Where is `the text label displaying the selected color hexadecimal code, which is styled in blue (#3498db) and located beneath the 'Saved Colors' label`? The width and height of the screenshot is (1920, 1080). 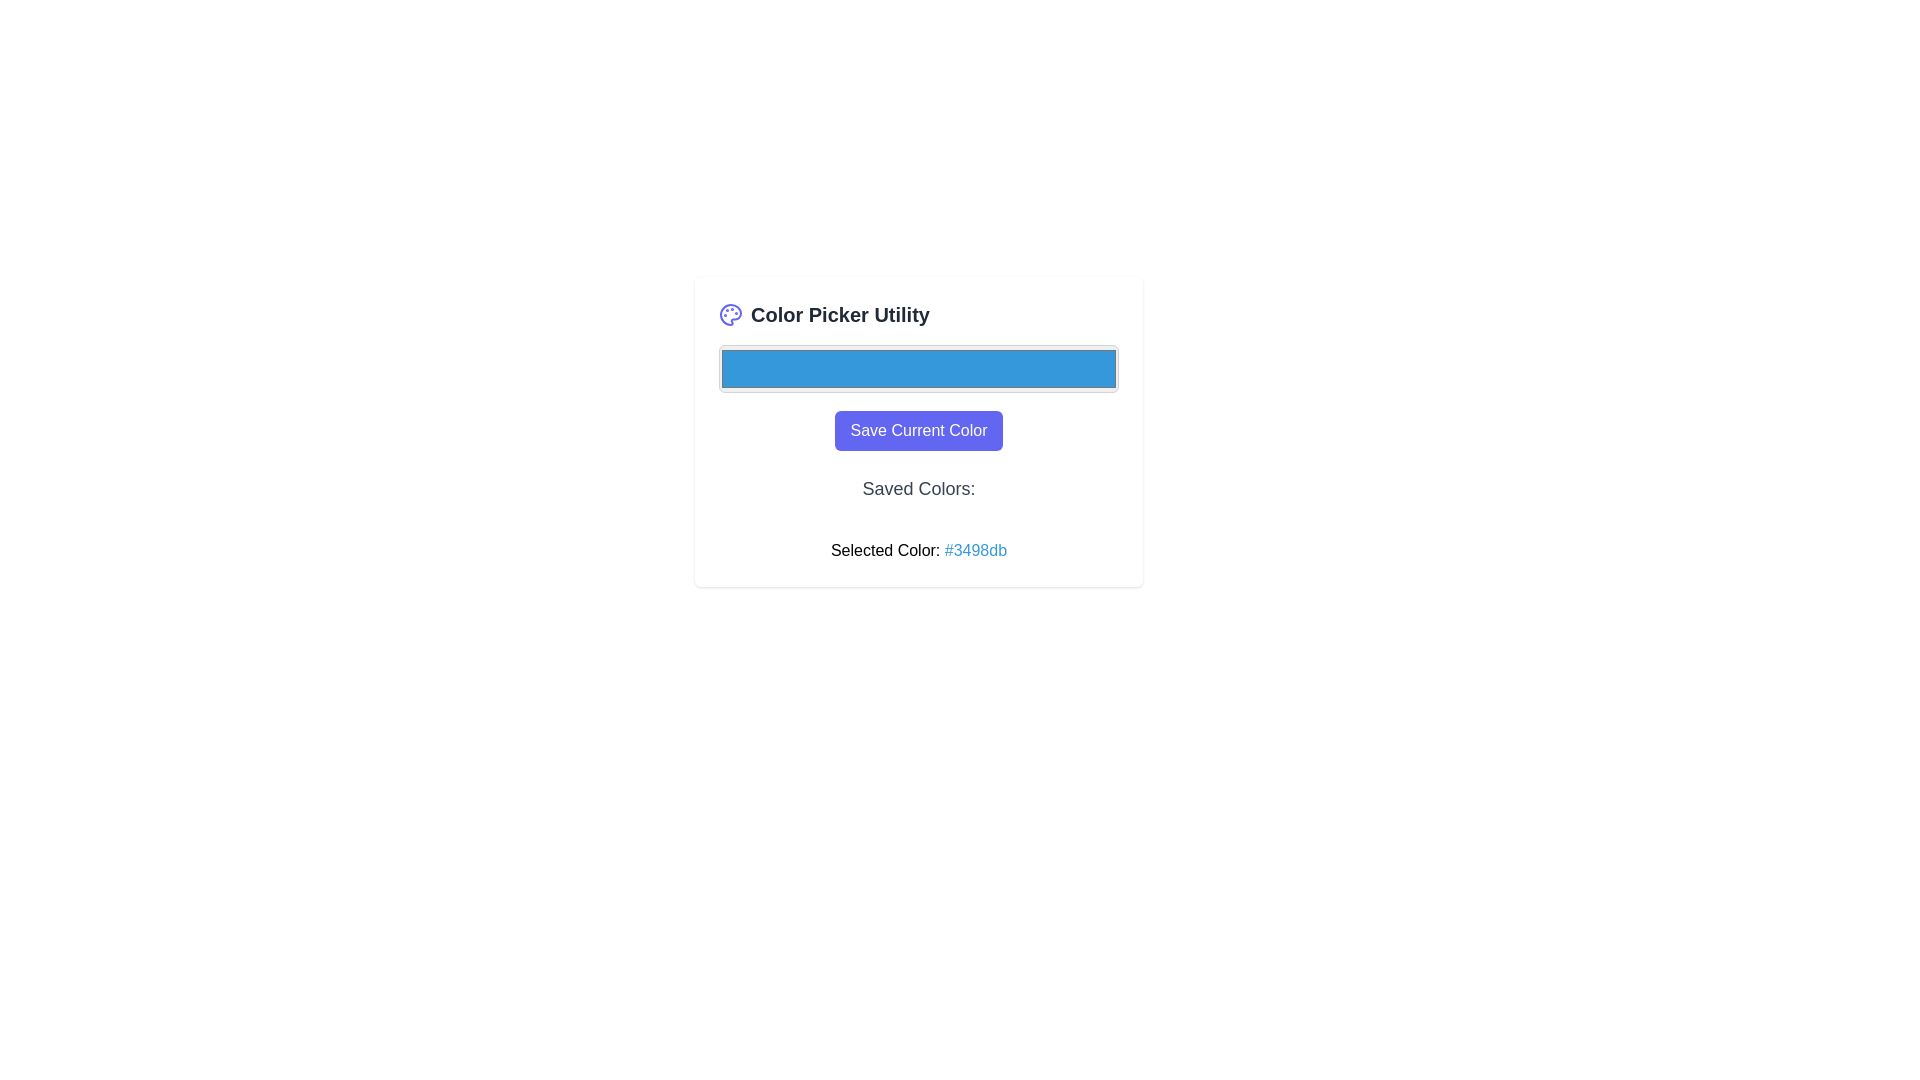 the text label displaying the selected color hexadecimal code, which is styled in blue (#3498db) and located beneath the 'Saved Colors' label is located at coordinates (975, 550).